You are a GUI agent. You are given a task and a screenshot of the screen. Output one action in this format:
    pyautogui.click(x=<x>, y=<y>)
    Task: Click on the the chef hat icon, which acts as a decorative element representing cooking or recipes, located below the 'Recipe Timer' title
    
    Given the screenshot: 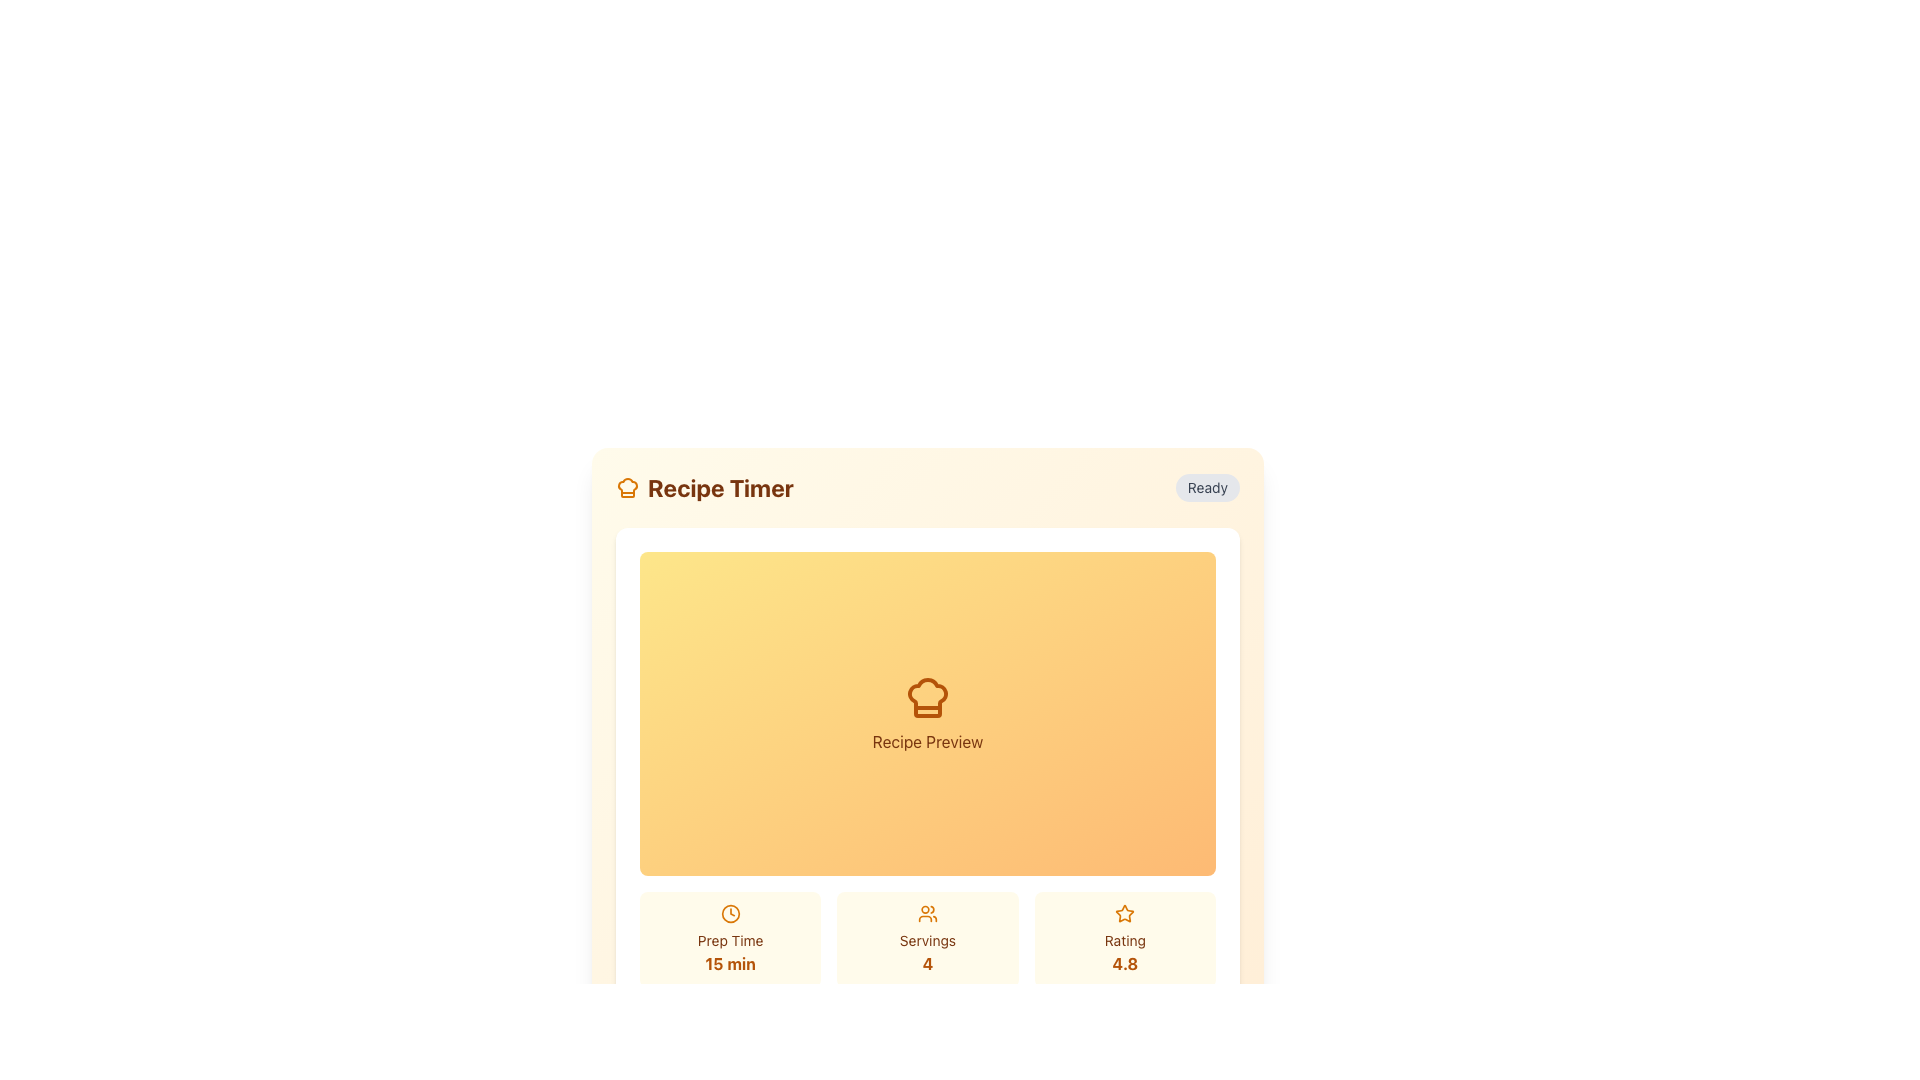 What is the action you would take?
    pyautogui.click(x=926, y=697)
    